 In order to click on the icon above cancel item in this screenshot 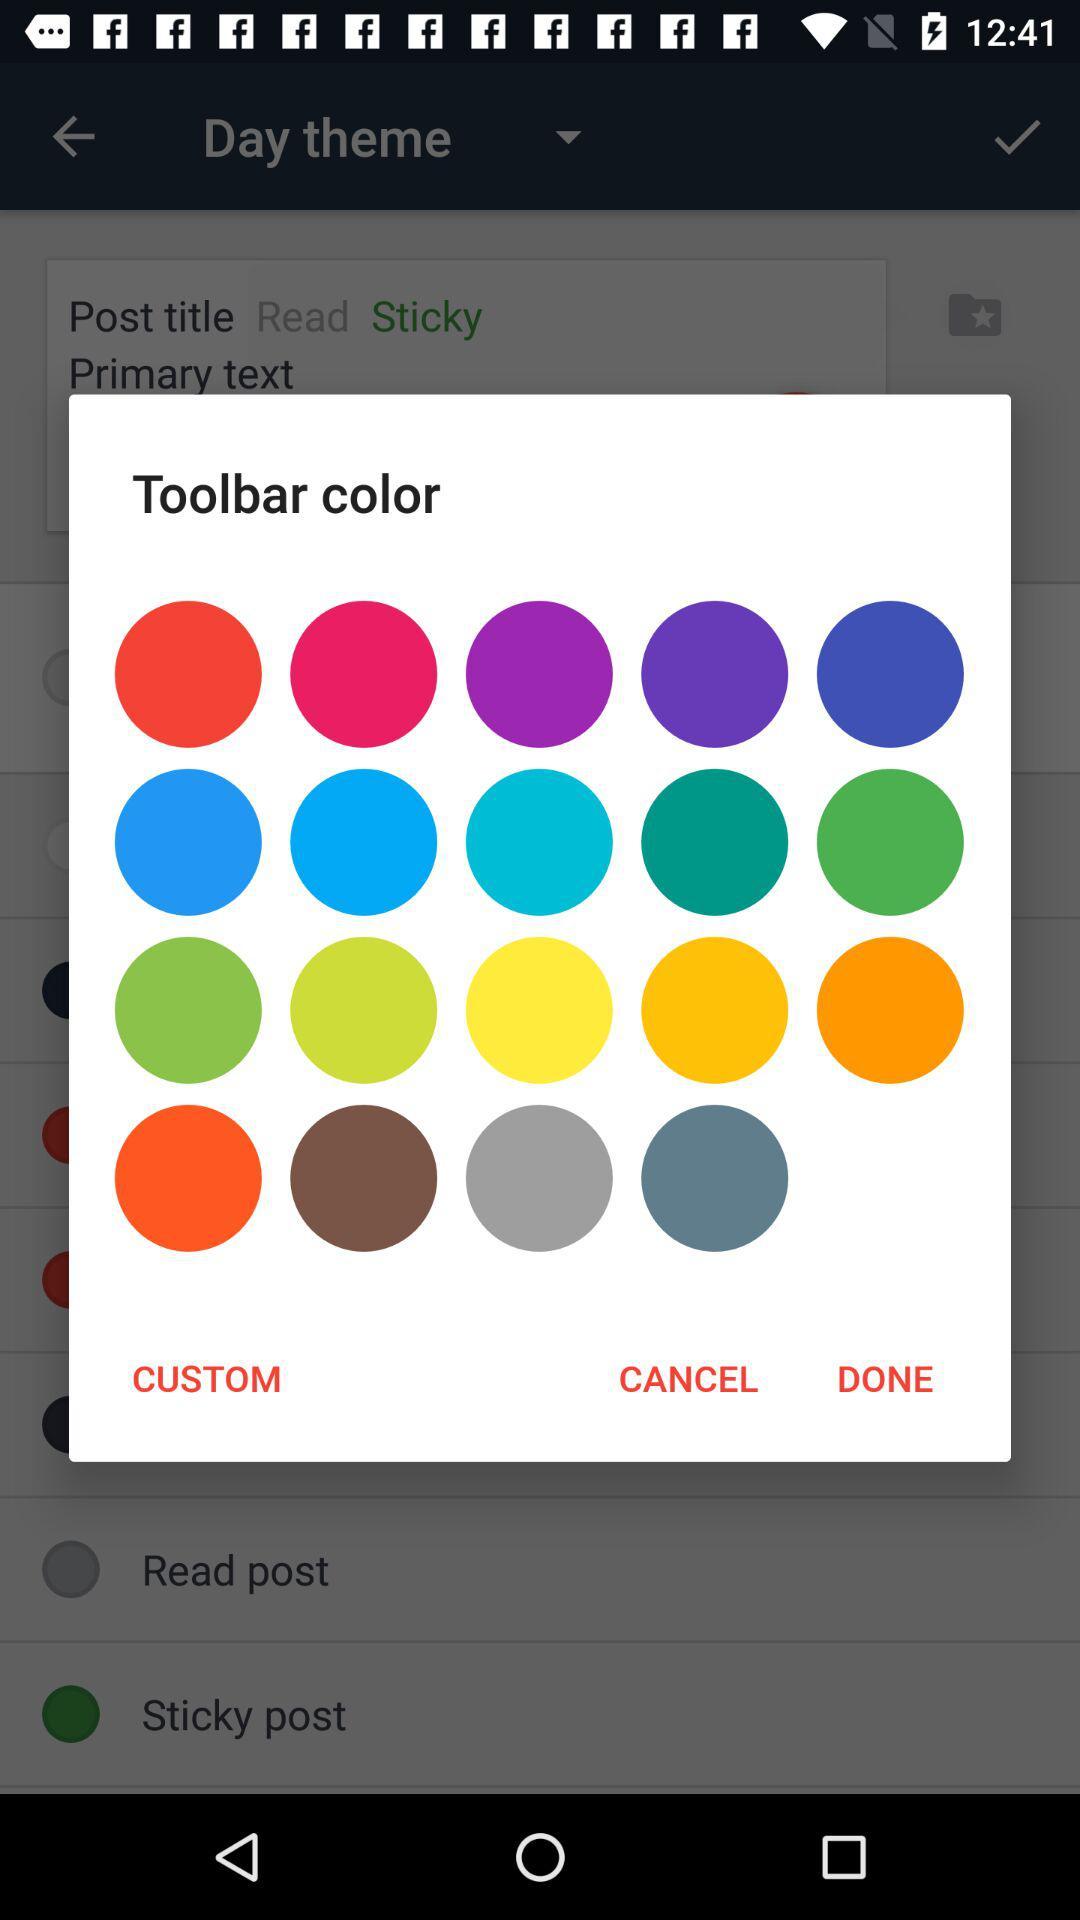, I will do `click(713, 1178)`.